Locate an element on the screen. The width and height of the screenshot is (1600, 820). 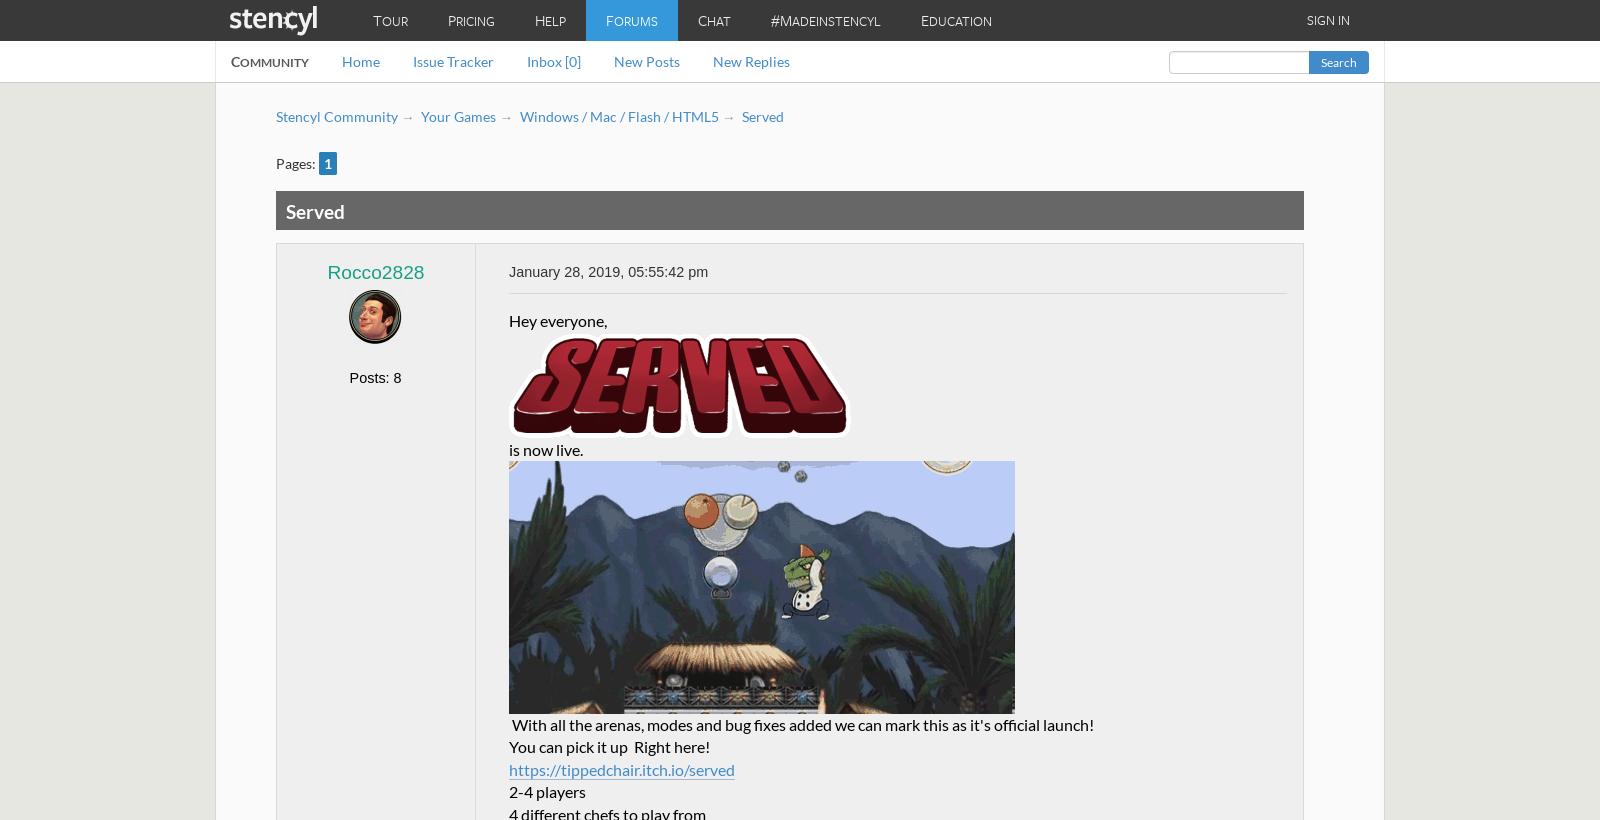
'Search' is located at coordinates (1319, 62).